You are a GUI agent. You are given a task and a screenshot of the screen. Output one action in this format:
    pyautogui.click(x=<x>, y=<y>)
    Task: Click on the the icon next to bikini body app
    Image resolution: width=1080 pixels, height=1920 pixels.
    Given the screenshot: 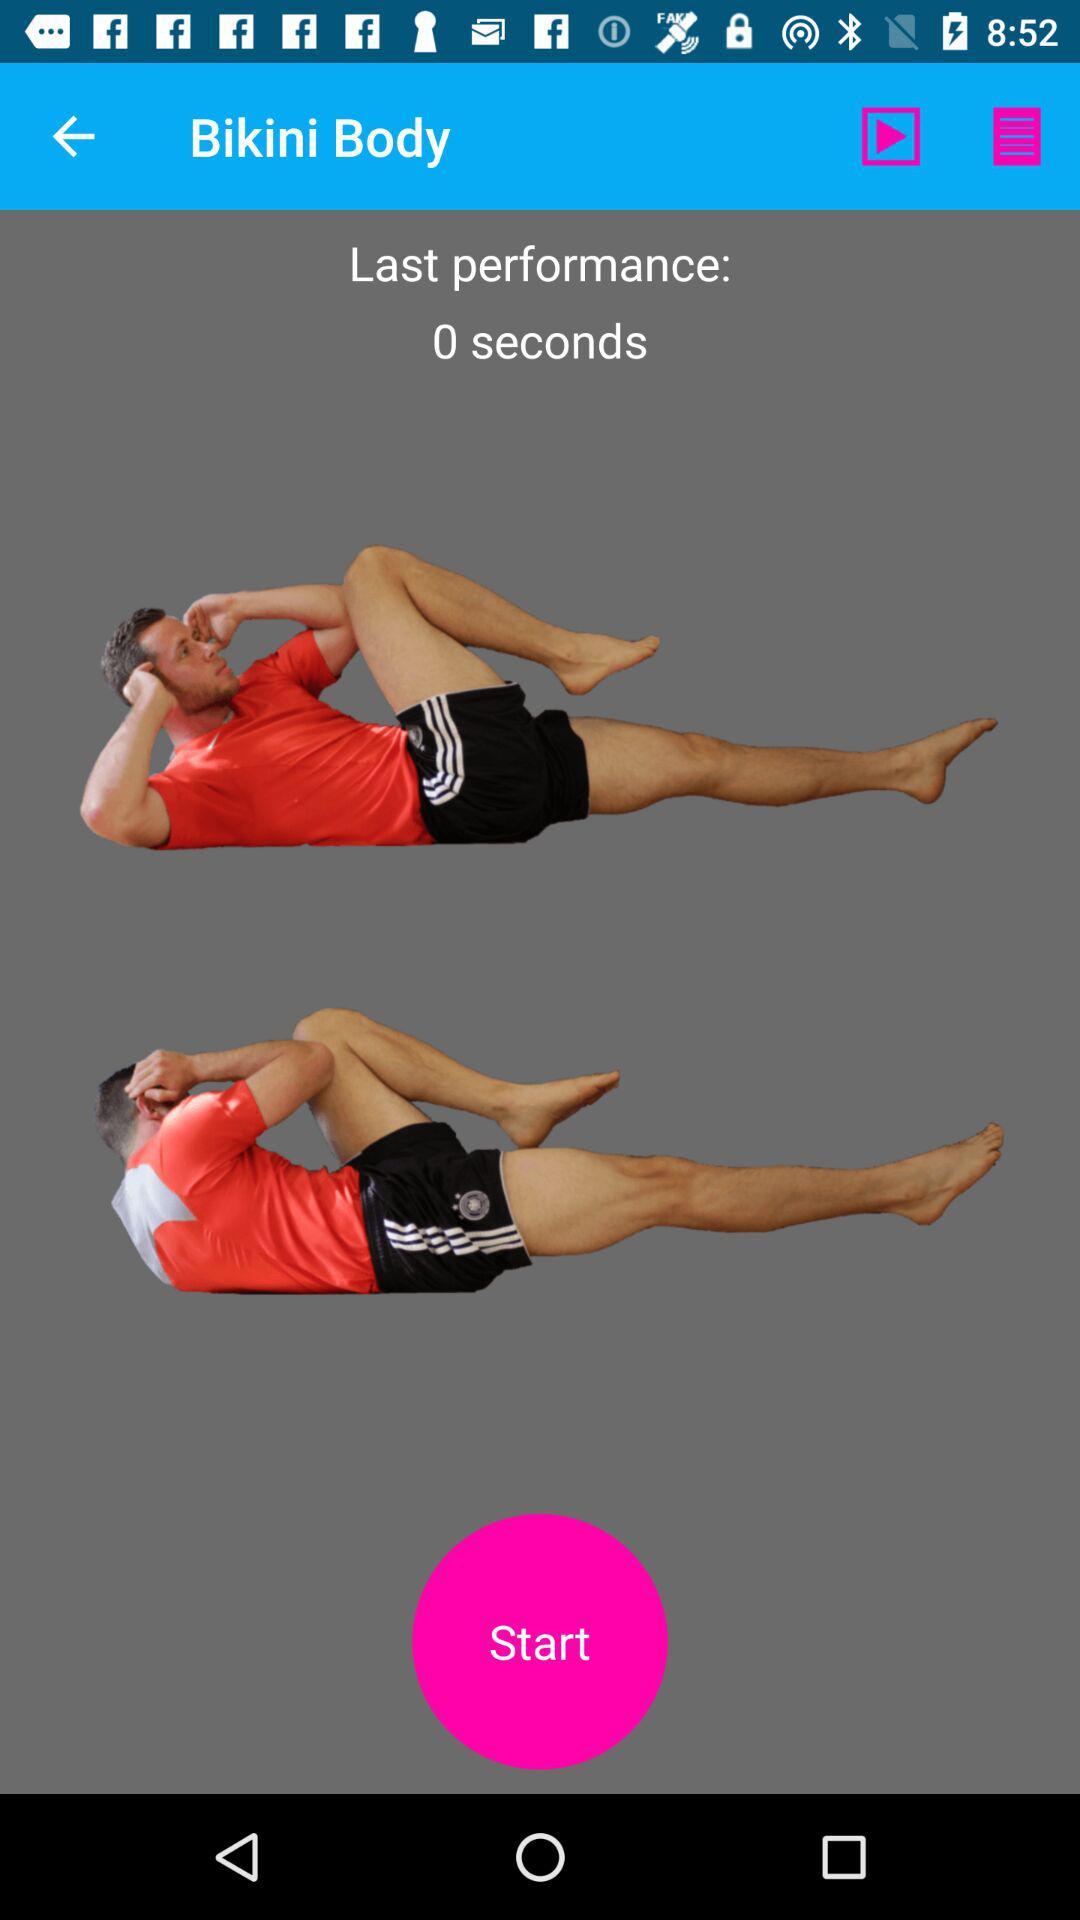 What is the action you would take?
    pyautogui.click(x=72, y=135)
    